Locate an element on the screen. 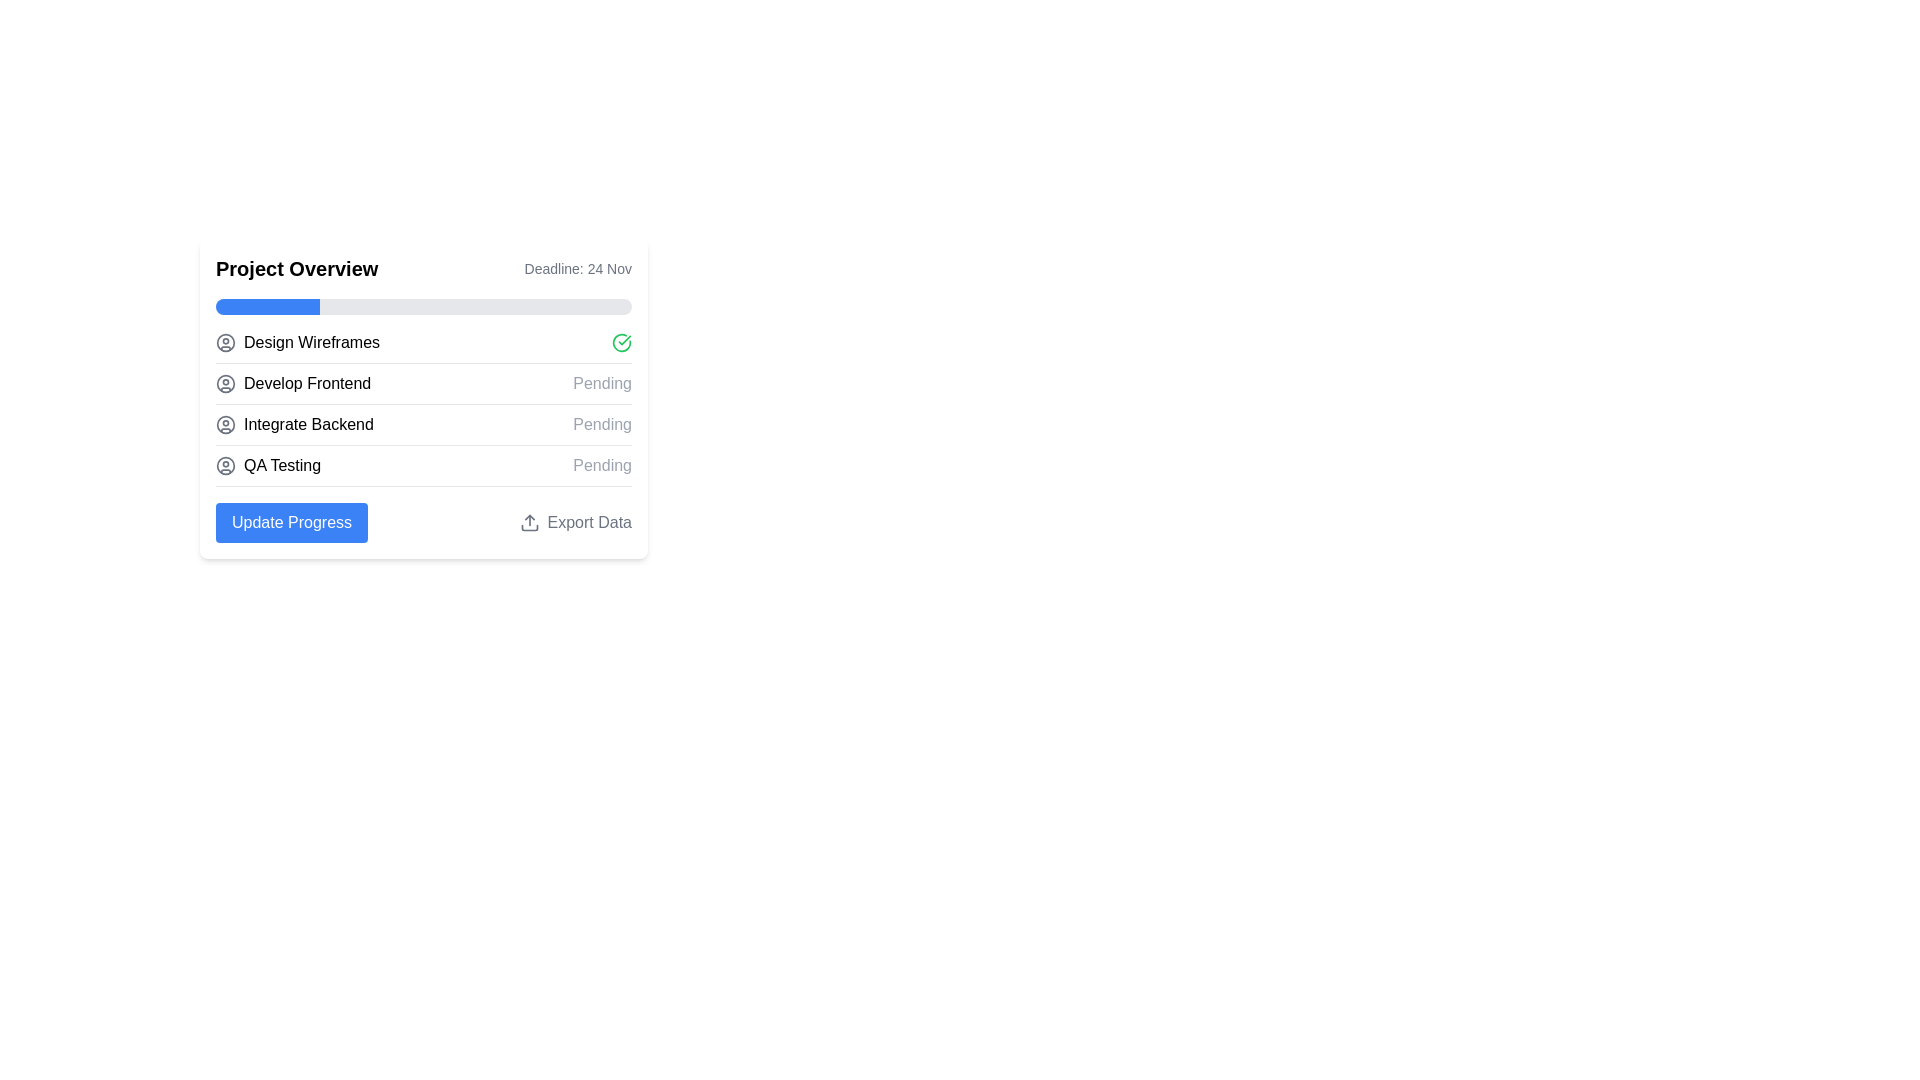 The width and height of the screenshot is (1920, 1080). the 'Design Wireframes' task entry in the project management interface is located at coordinates (296, 342).